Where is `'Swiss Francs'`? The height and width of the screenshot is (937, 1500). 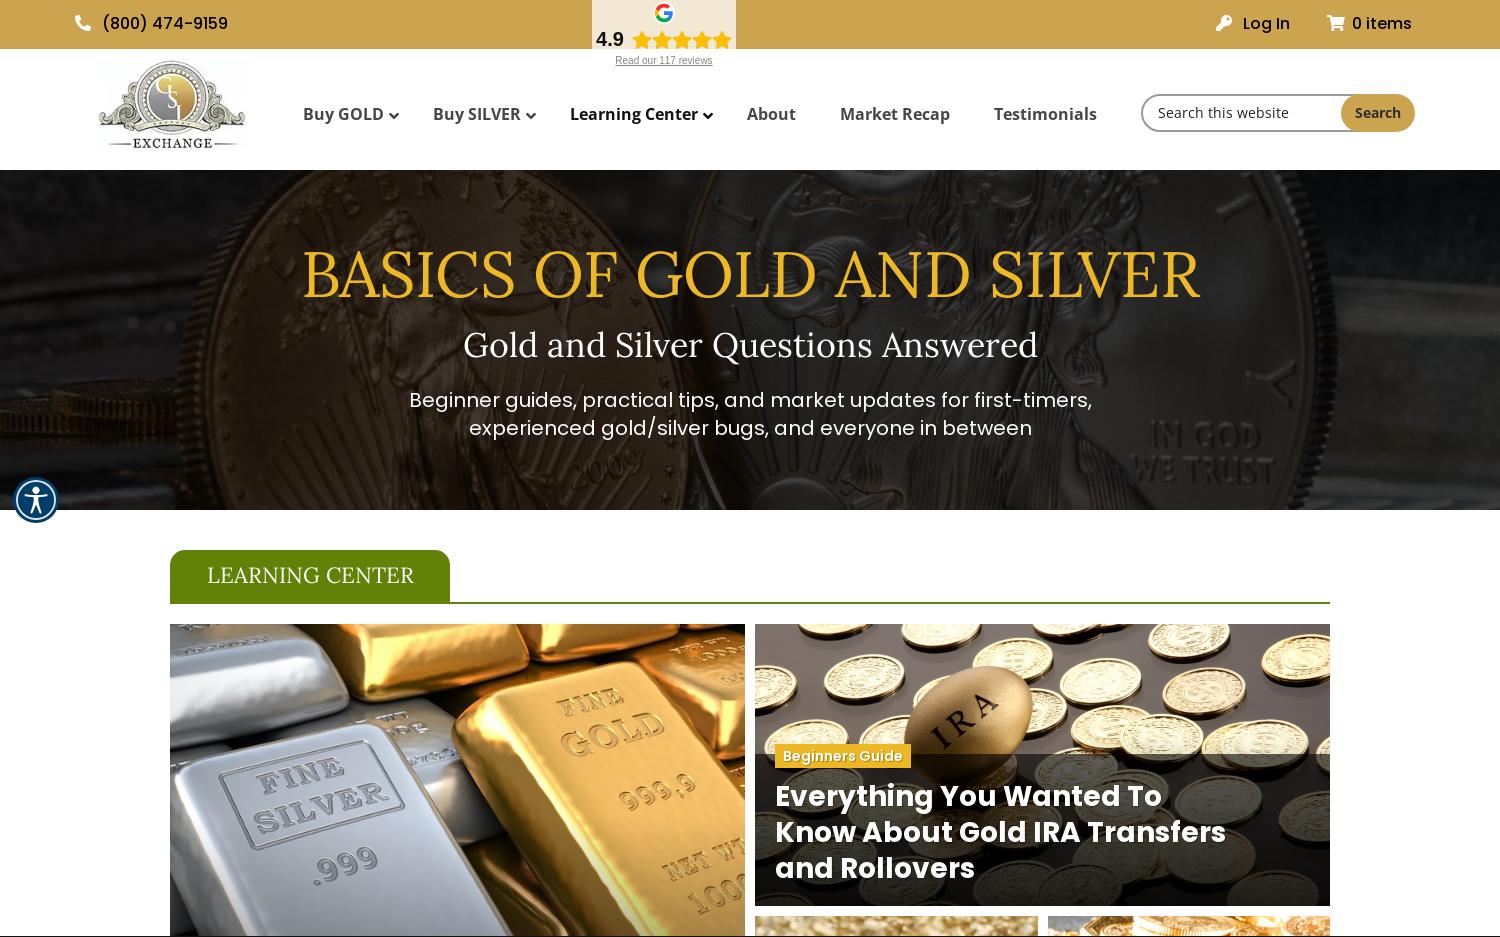 'Swiss Francs' is located at coordinates (1129, 349).